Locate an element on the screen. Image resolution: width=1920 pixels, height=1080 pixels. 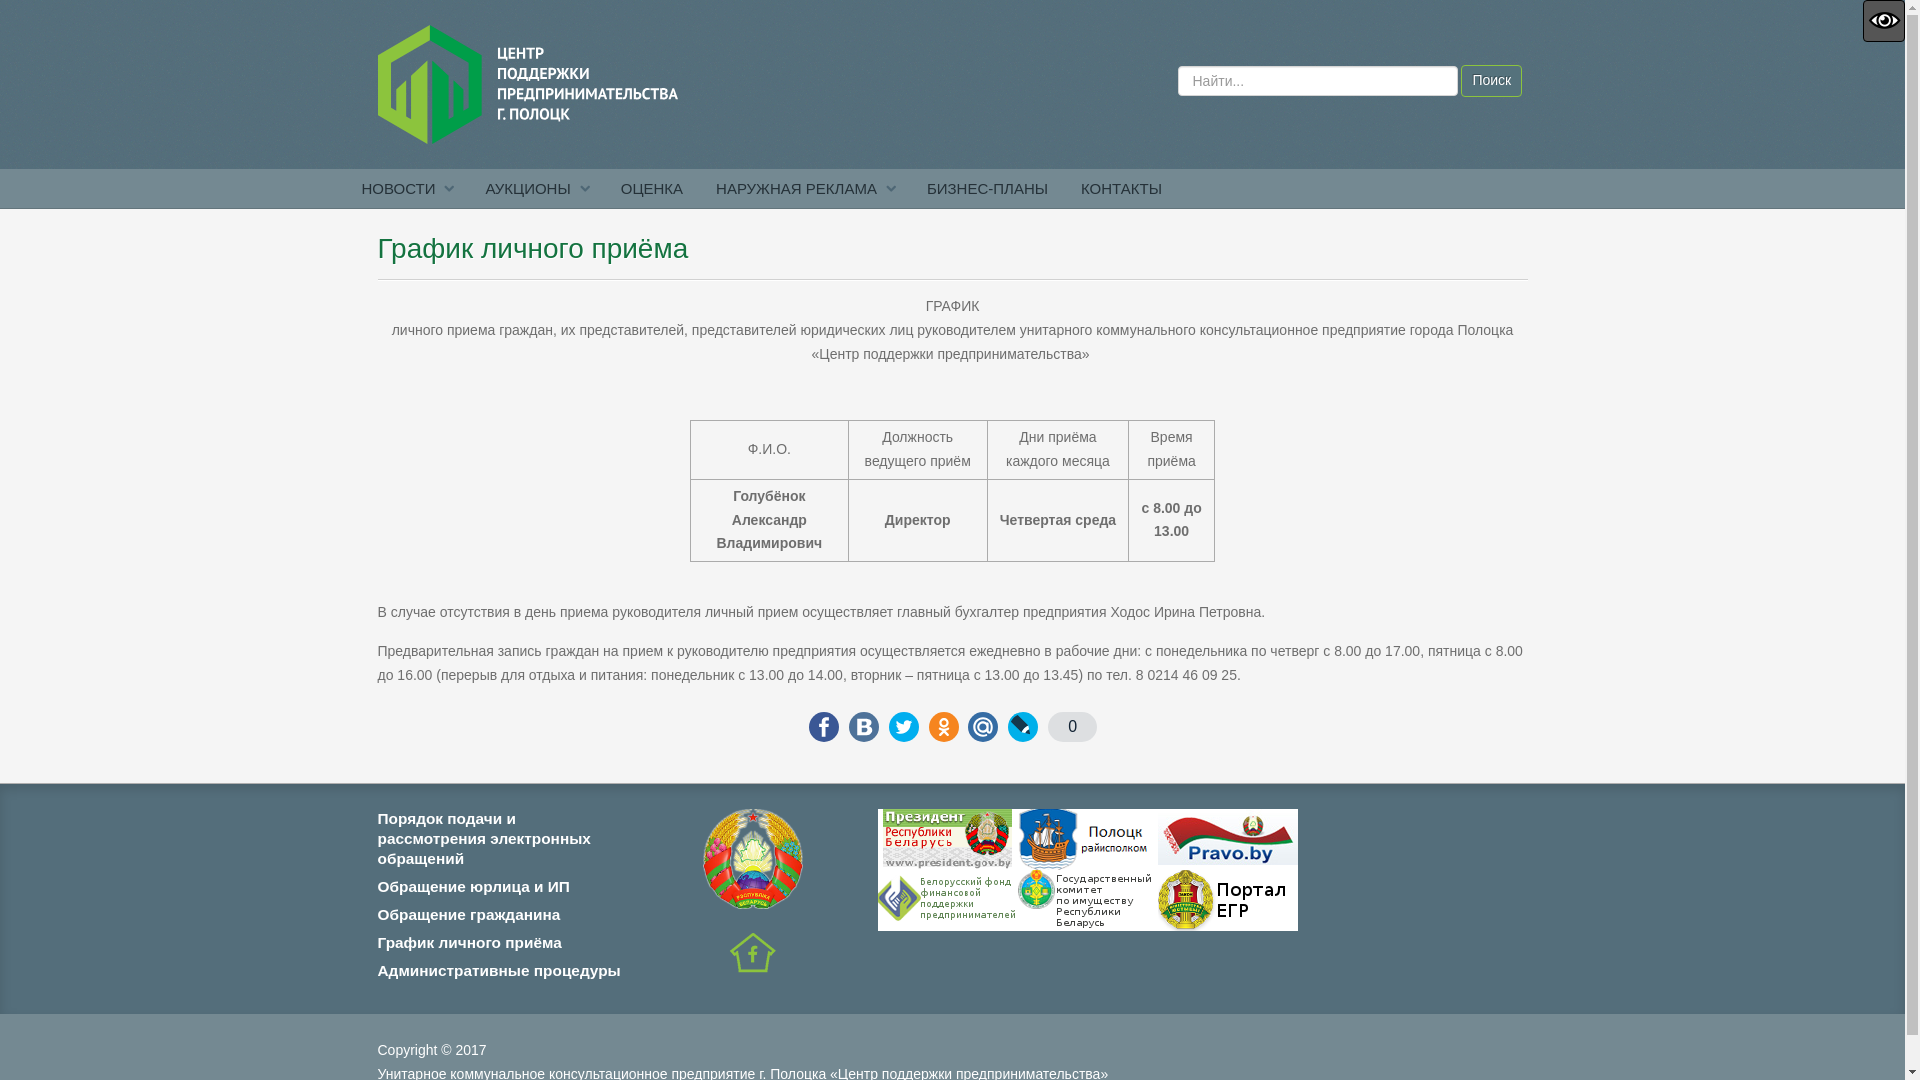
'LiveJournal' is located at coordinates (1022, 726).